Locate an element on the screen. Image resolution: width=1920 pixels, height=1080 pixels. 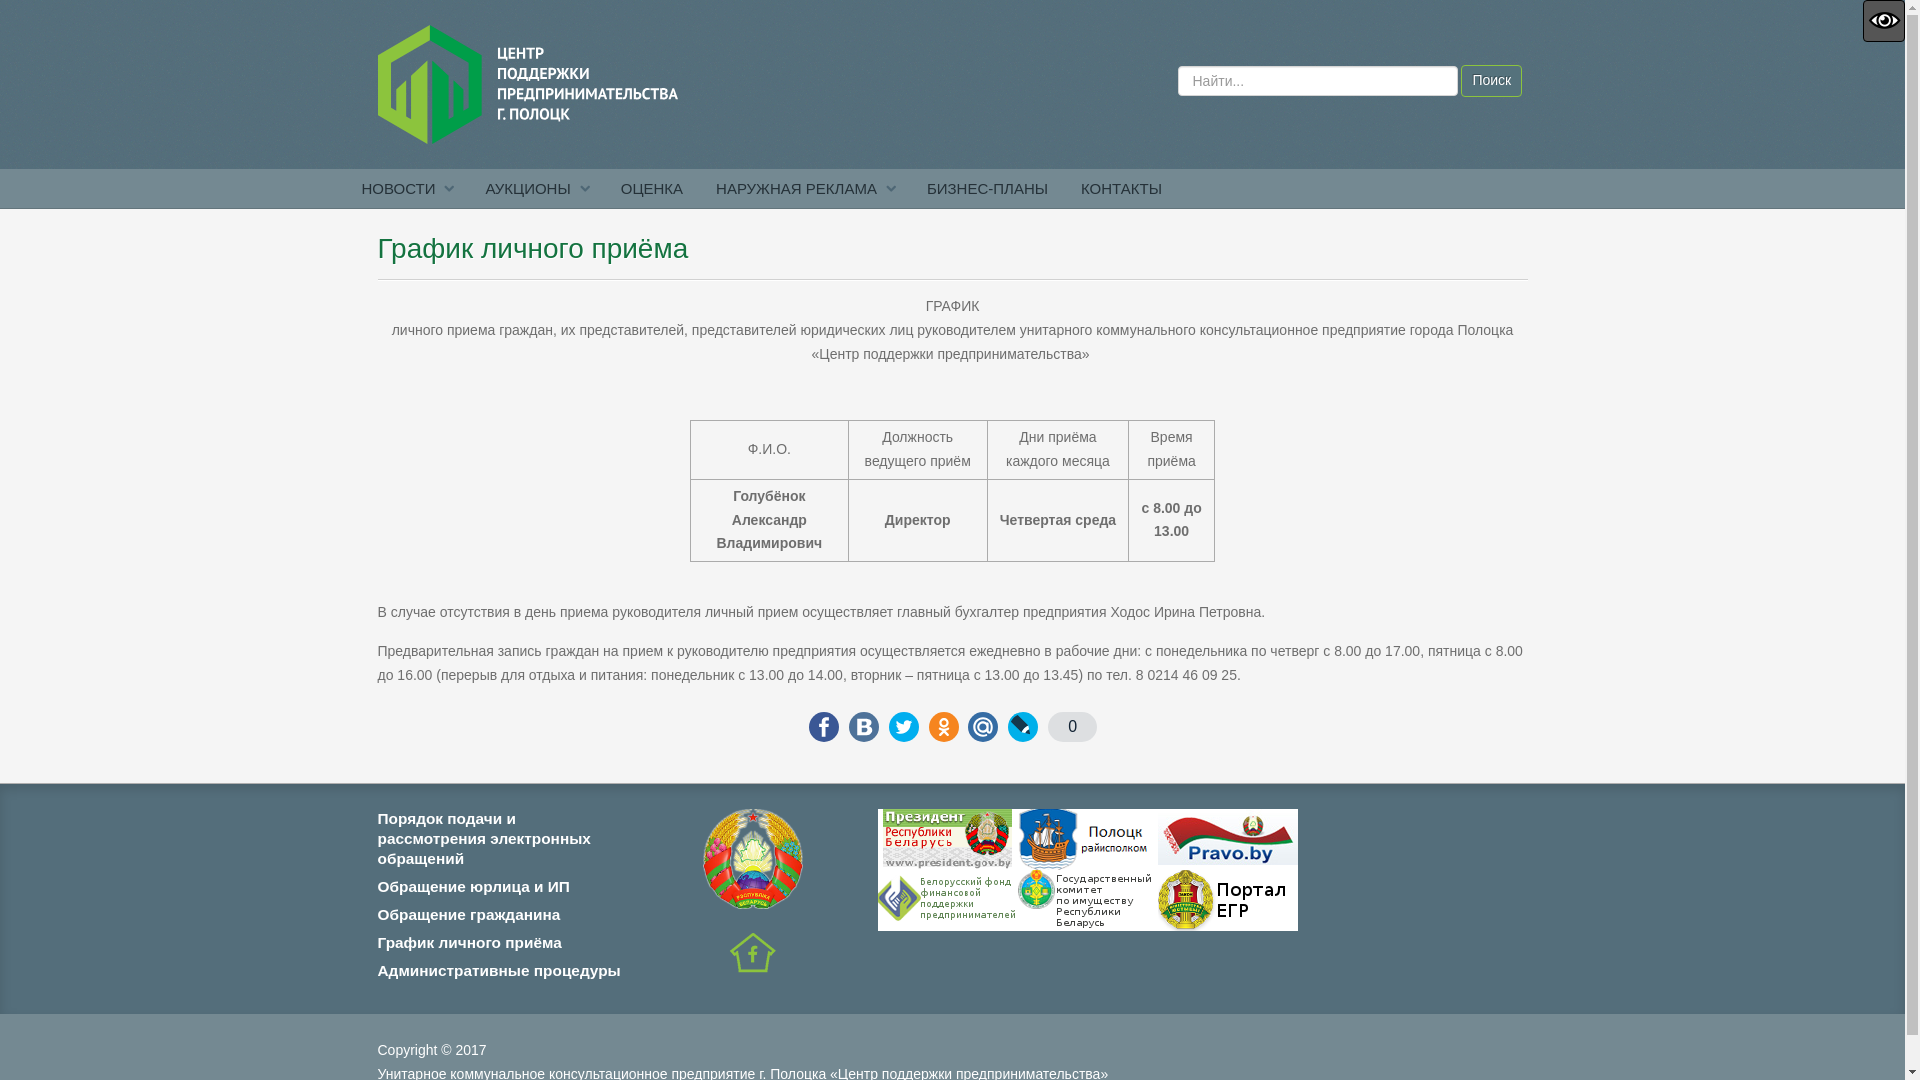
'LiveJournal' is located at coordinates (1022, 726).